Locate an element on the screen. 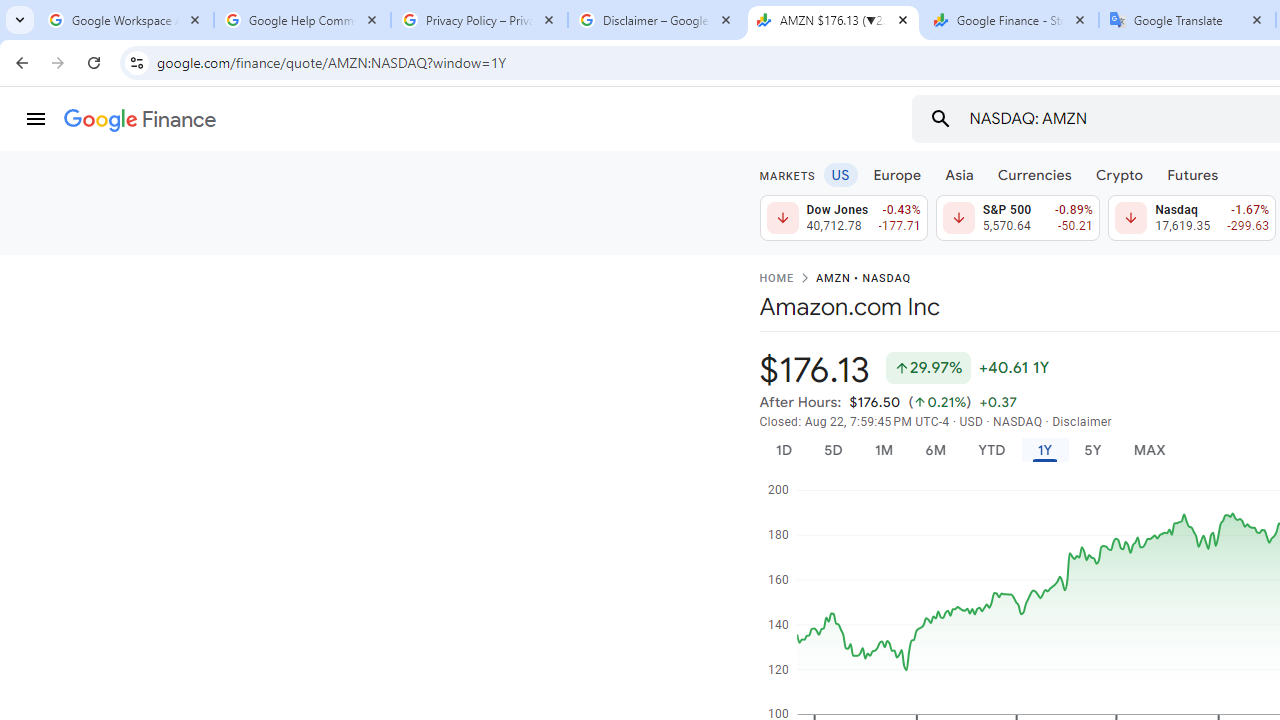 The width and height of the screenshot is (1280, 720). 'Currencies' is located at coordinates (1034, 173).